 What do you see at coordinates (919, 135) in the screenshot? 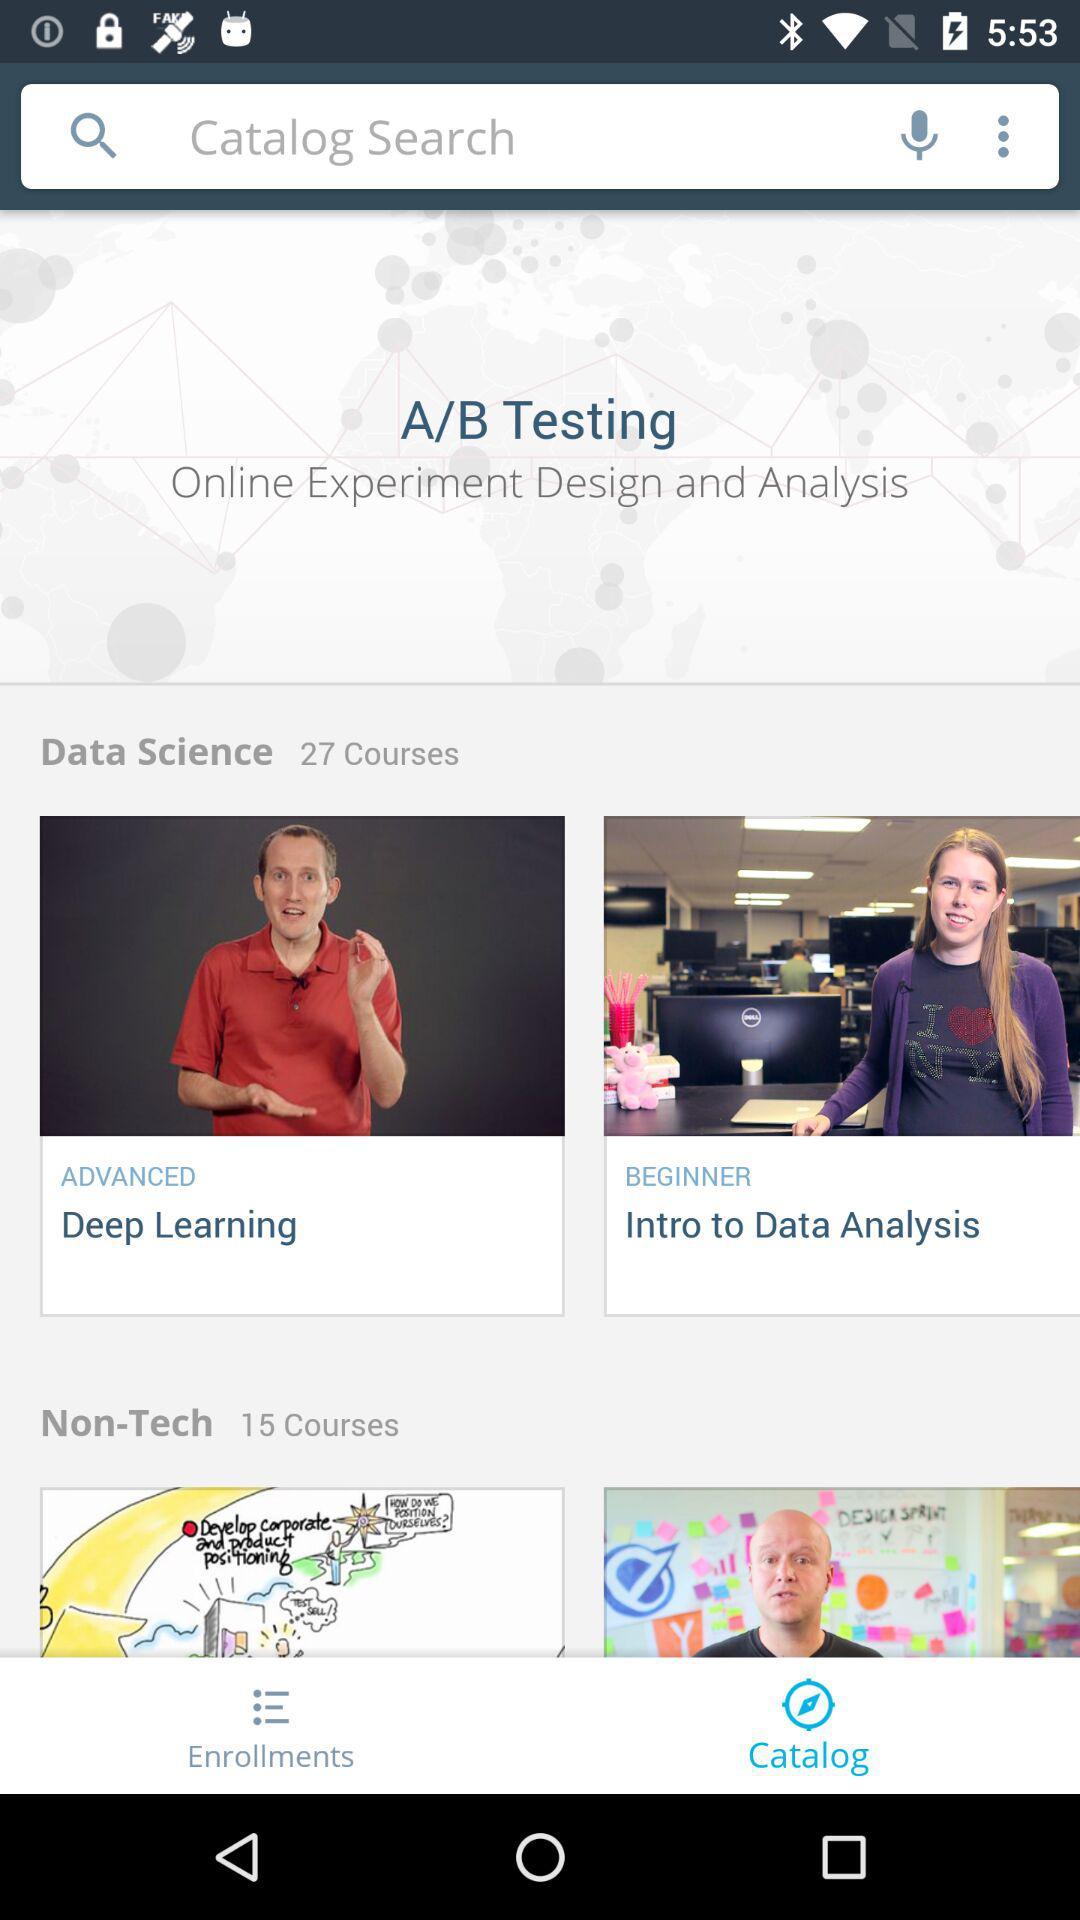
I see `voice option button` at bounding box center [919, 135].